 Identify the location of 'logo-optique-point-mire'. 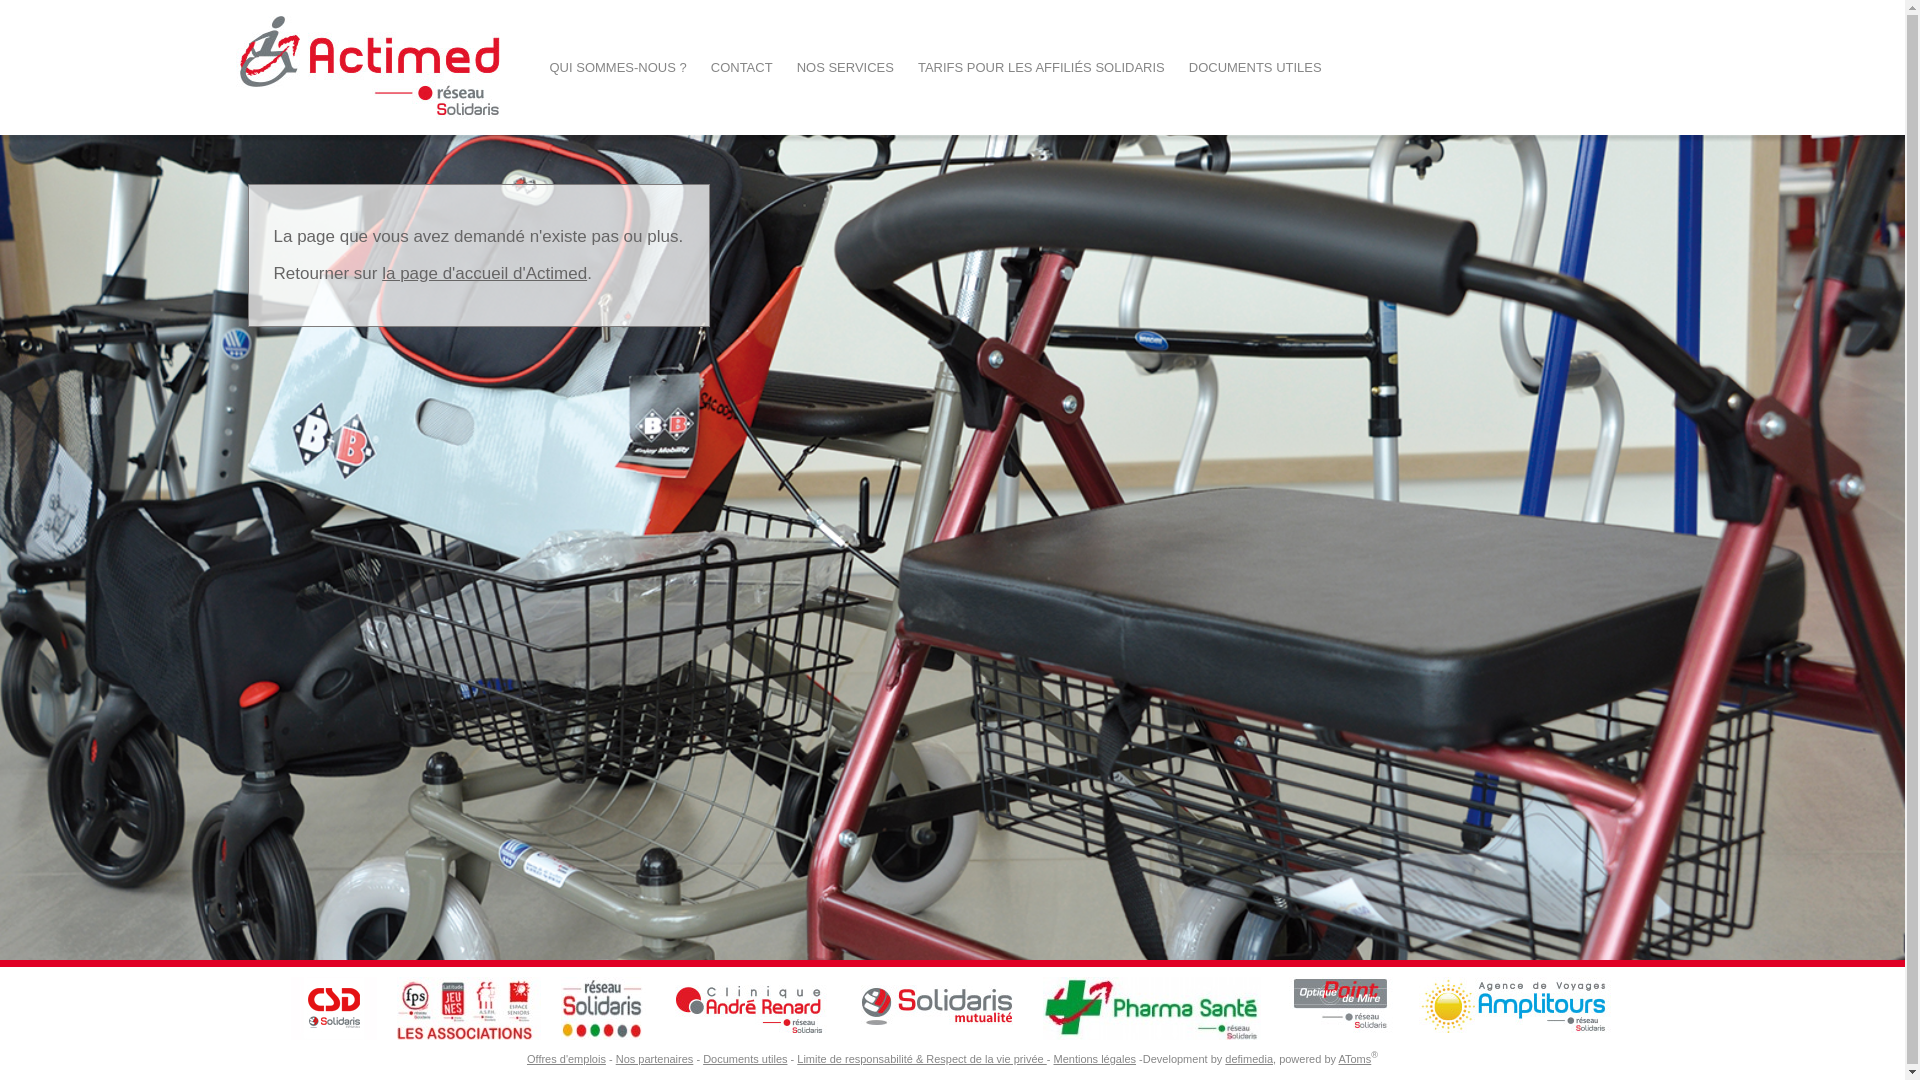
(1339, 1008).